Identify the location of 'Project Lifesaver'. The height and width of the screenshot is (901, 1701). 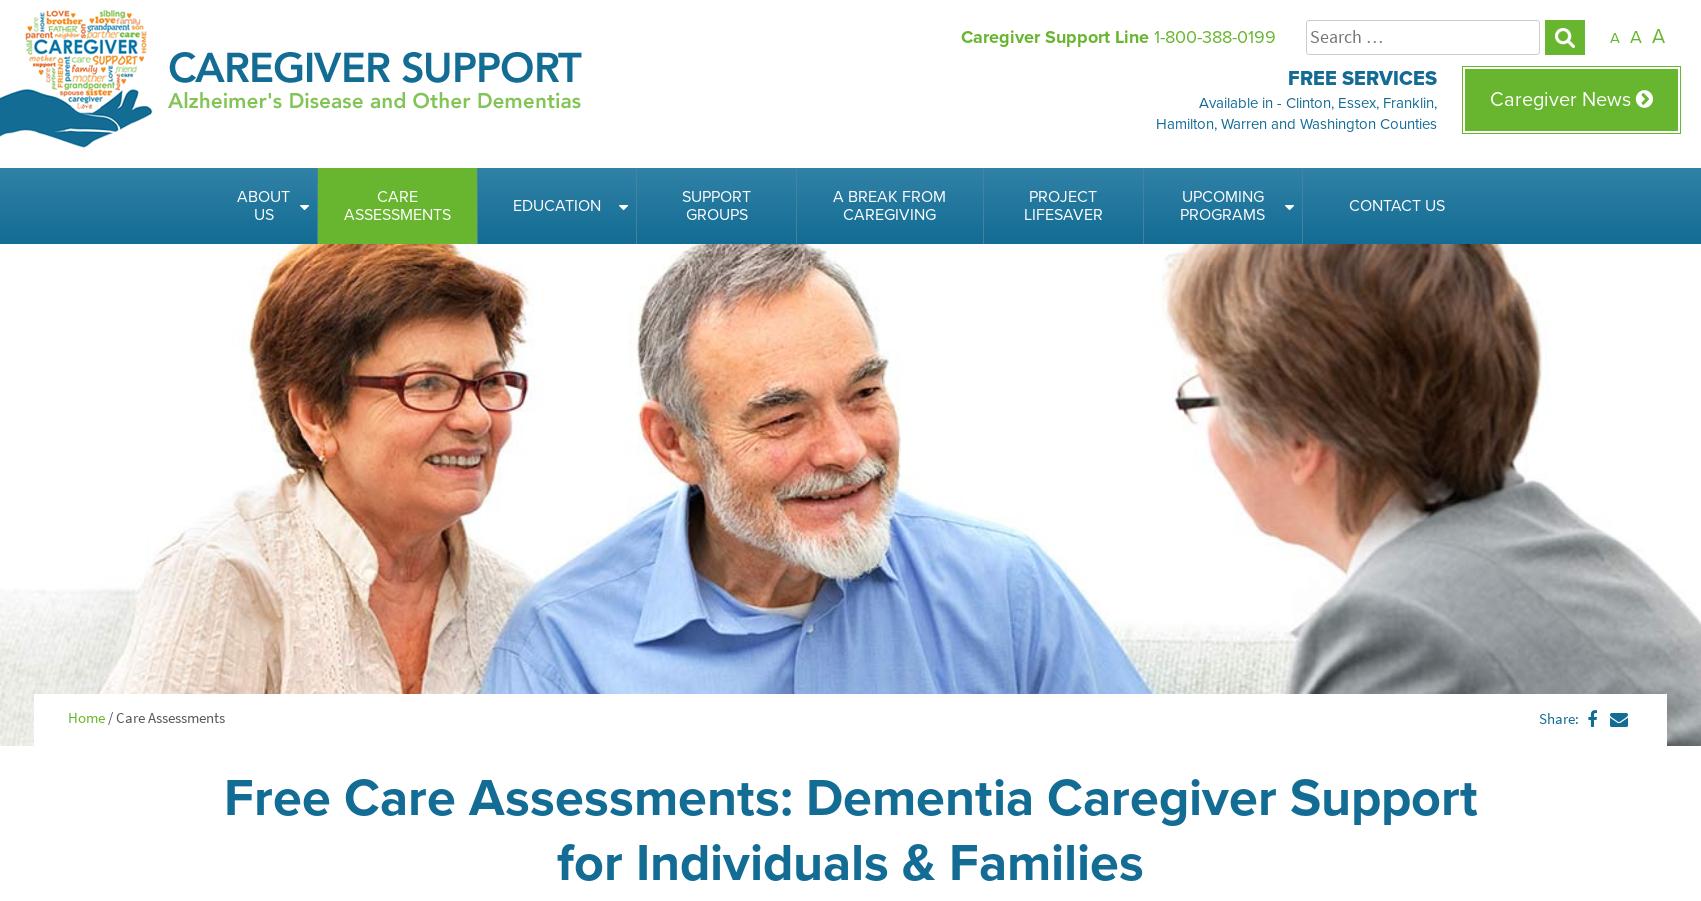
(1062, 204).